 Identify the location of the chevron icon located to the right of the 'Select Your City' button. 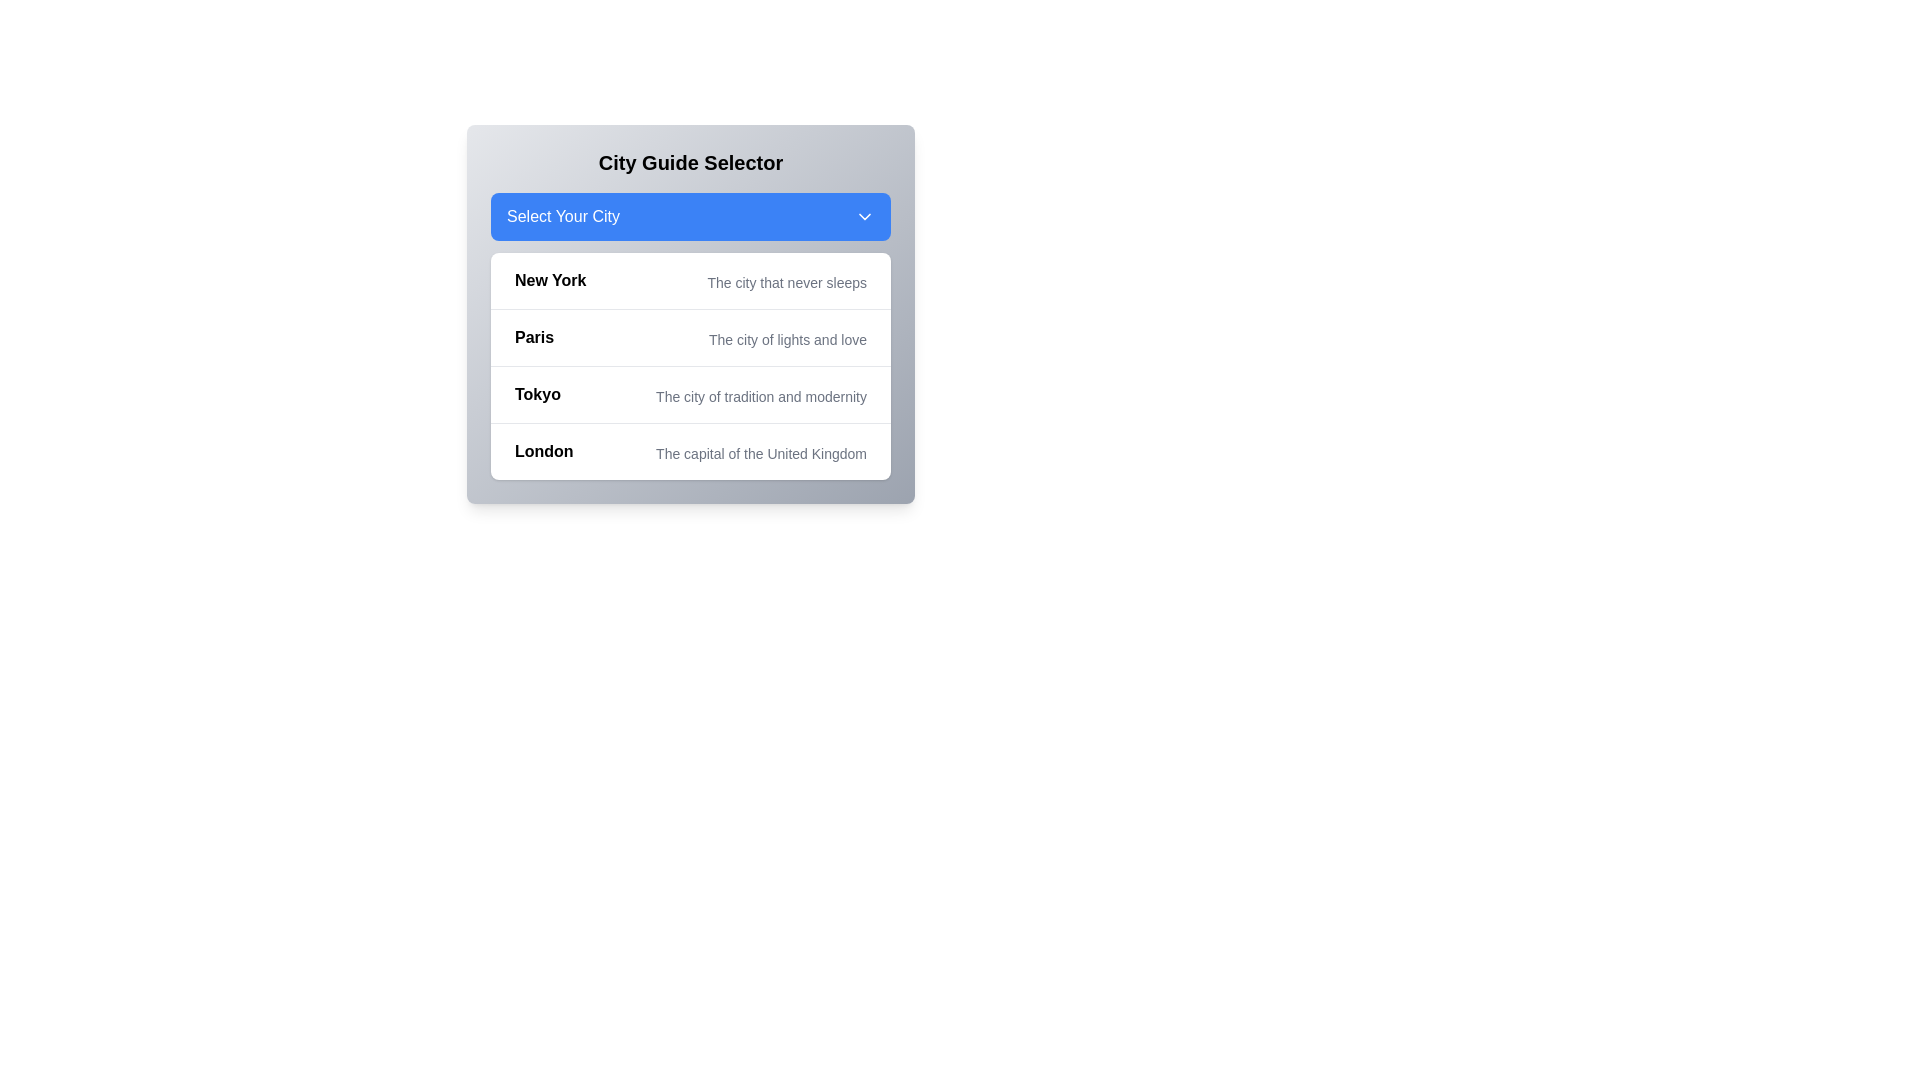
(864, 216).